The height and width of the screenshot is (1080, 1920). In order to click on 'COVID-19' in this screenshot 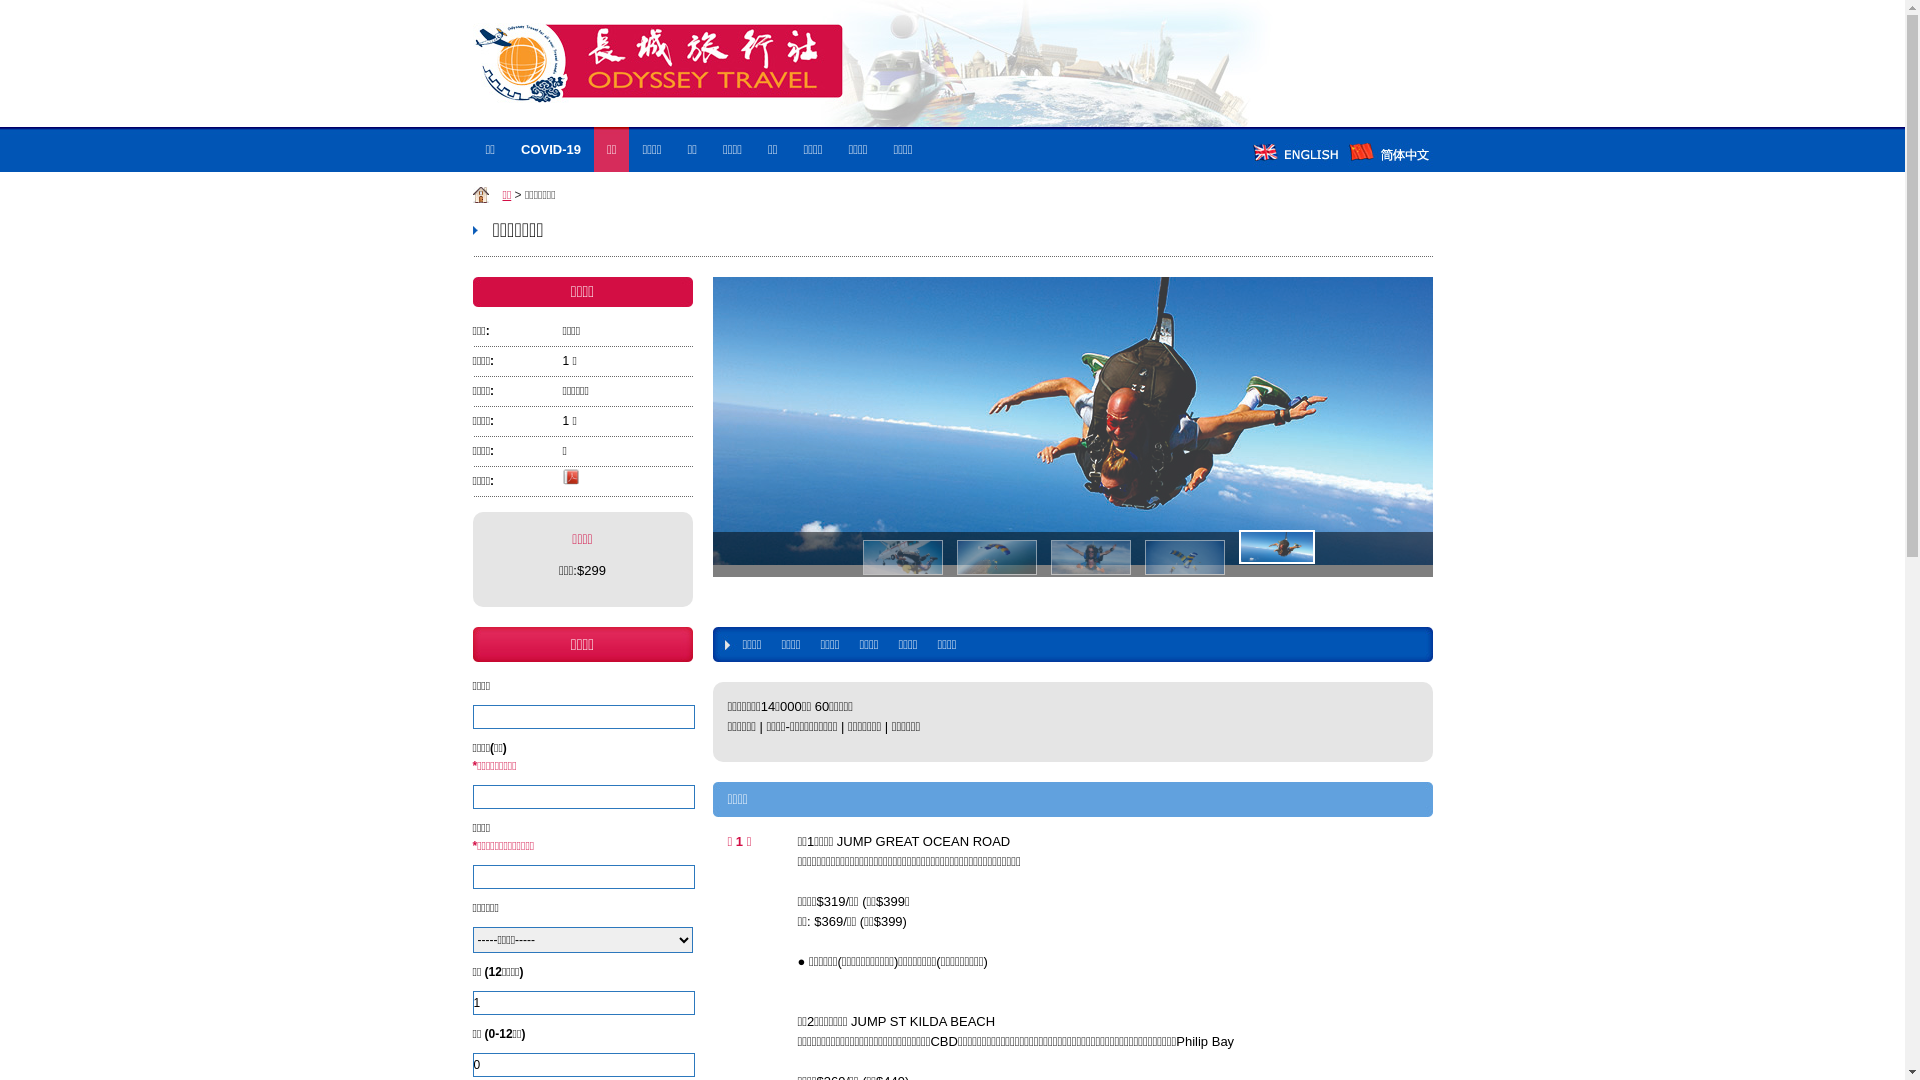, I will do `click(551, 148)`.